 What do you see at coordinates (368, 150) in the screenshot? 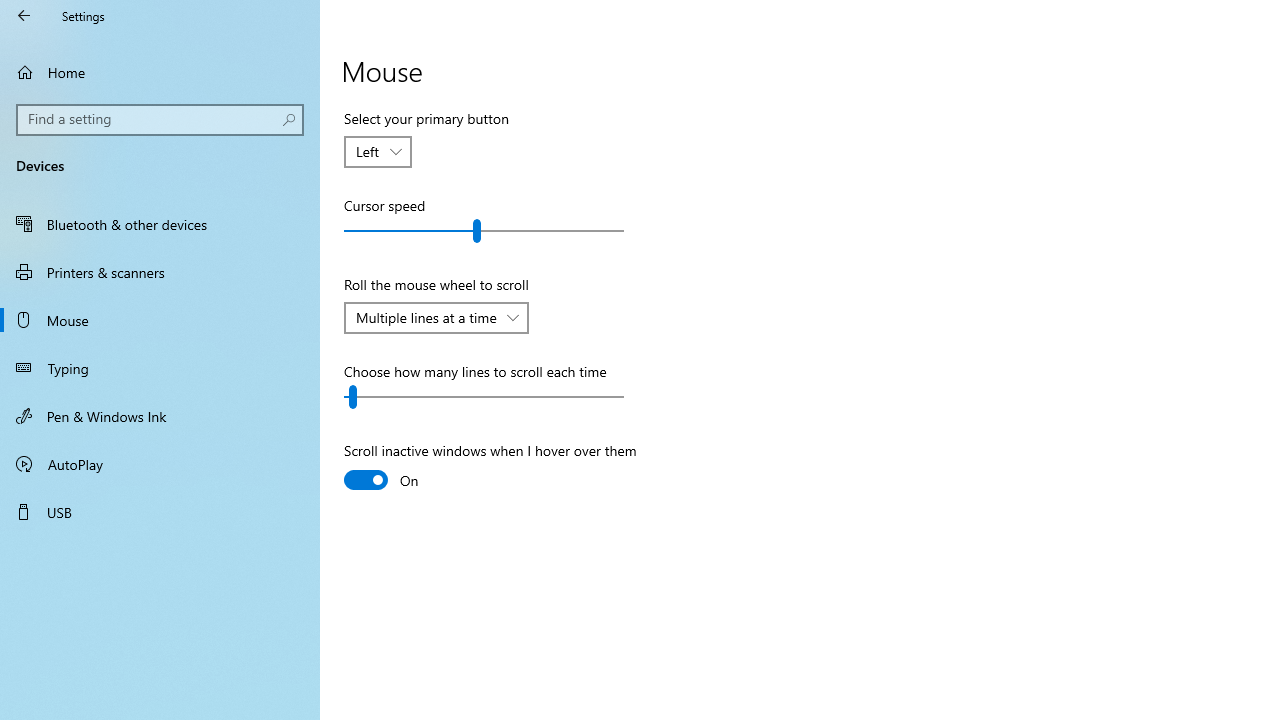
I see `'Left'` at bounding box center [368, 150].